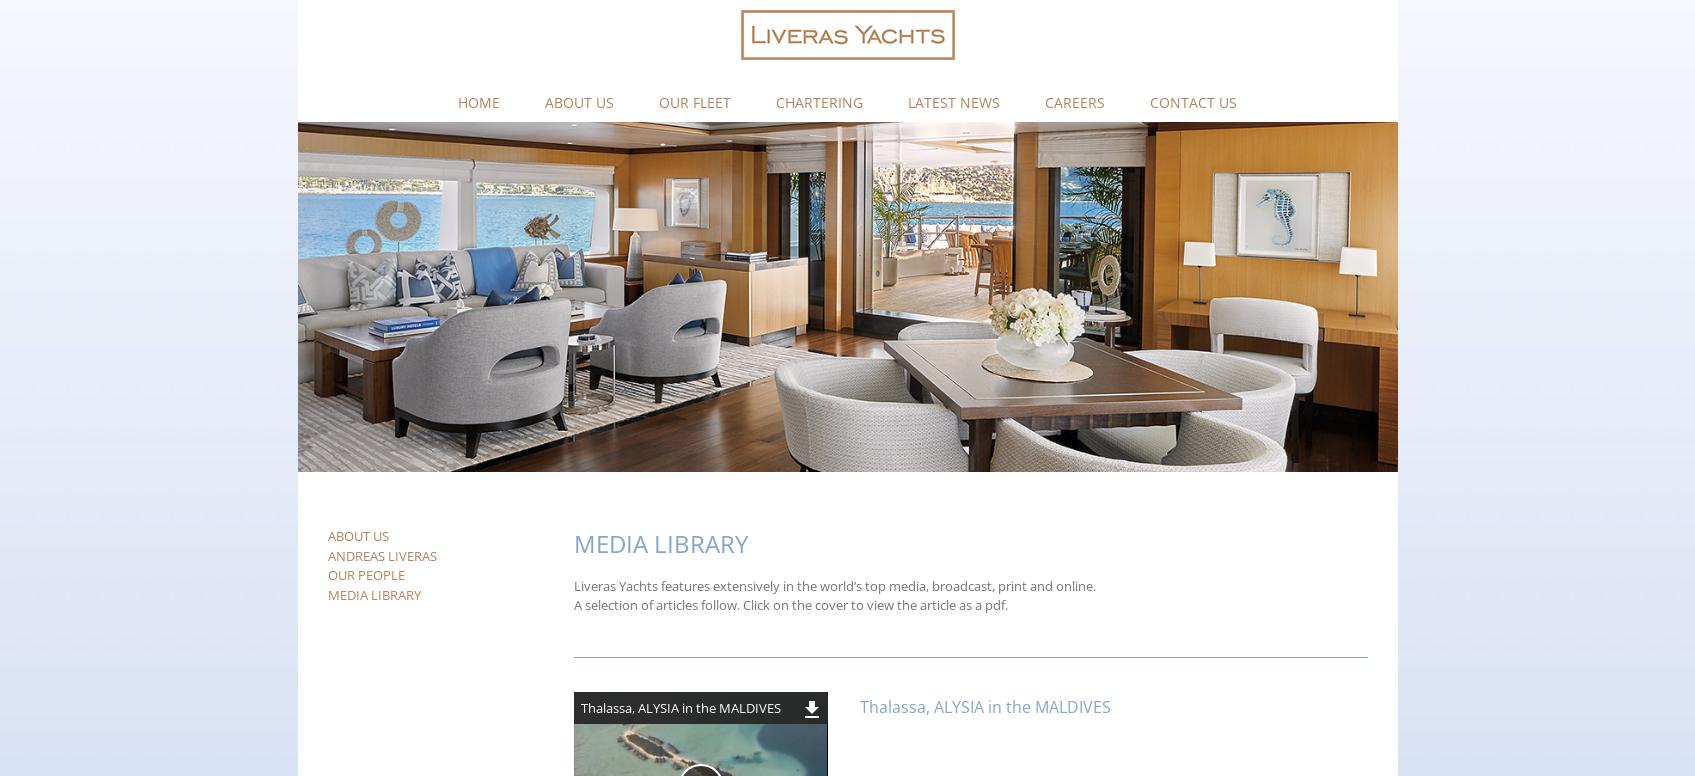 The height and width of the screenshot is (776, 1695). I want to click on 'LATEST NEWS', so click(953, 101).